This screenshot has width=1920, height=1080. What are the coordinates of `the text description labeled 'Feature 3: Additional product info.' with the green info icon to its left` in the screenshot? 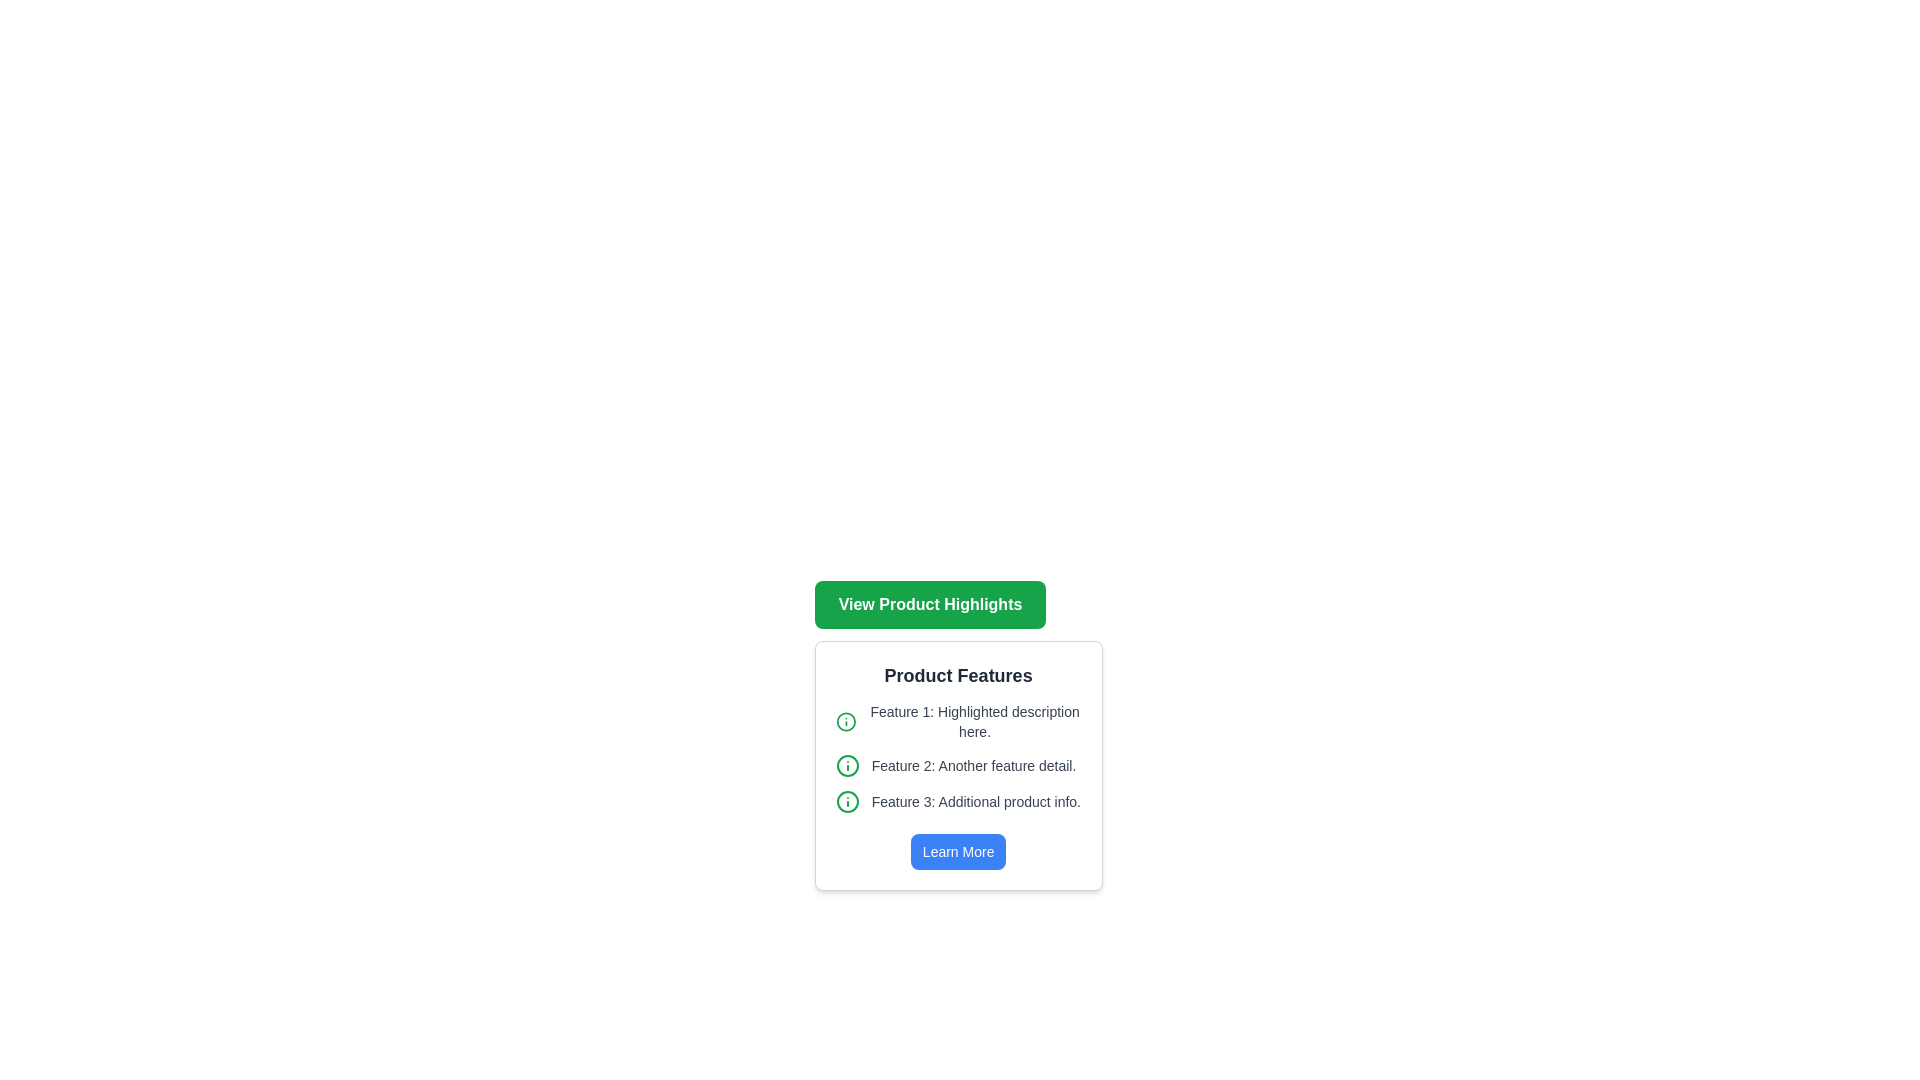 It's located at (957, 801).